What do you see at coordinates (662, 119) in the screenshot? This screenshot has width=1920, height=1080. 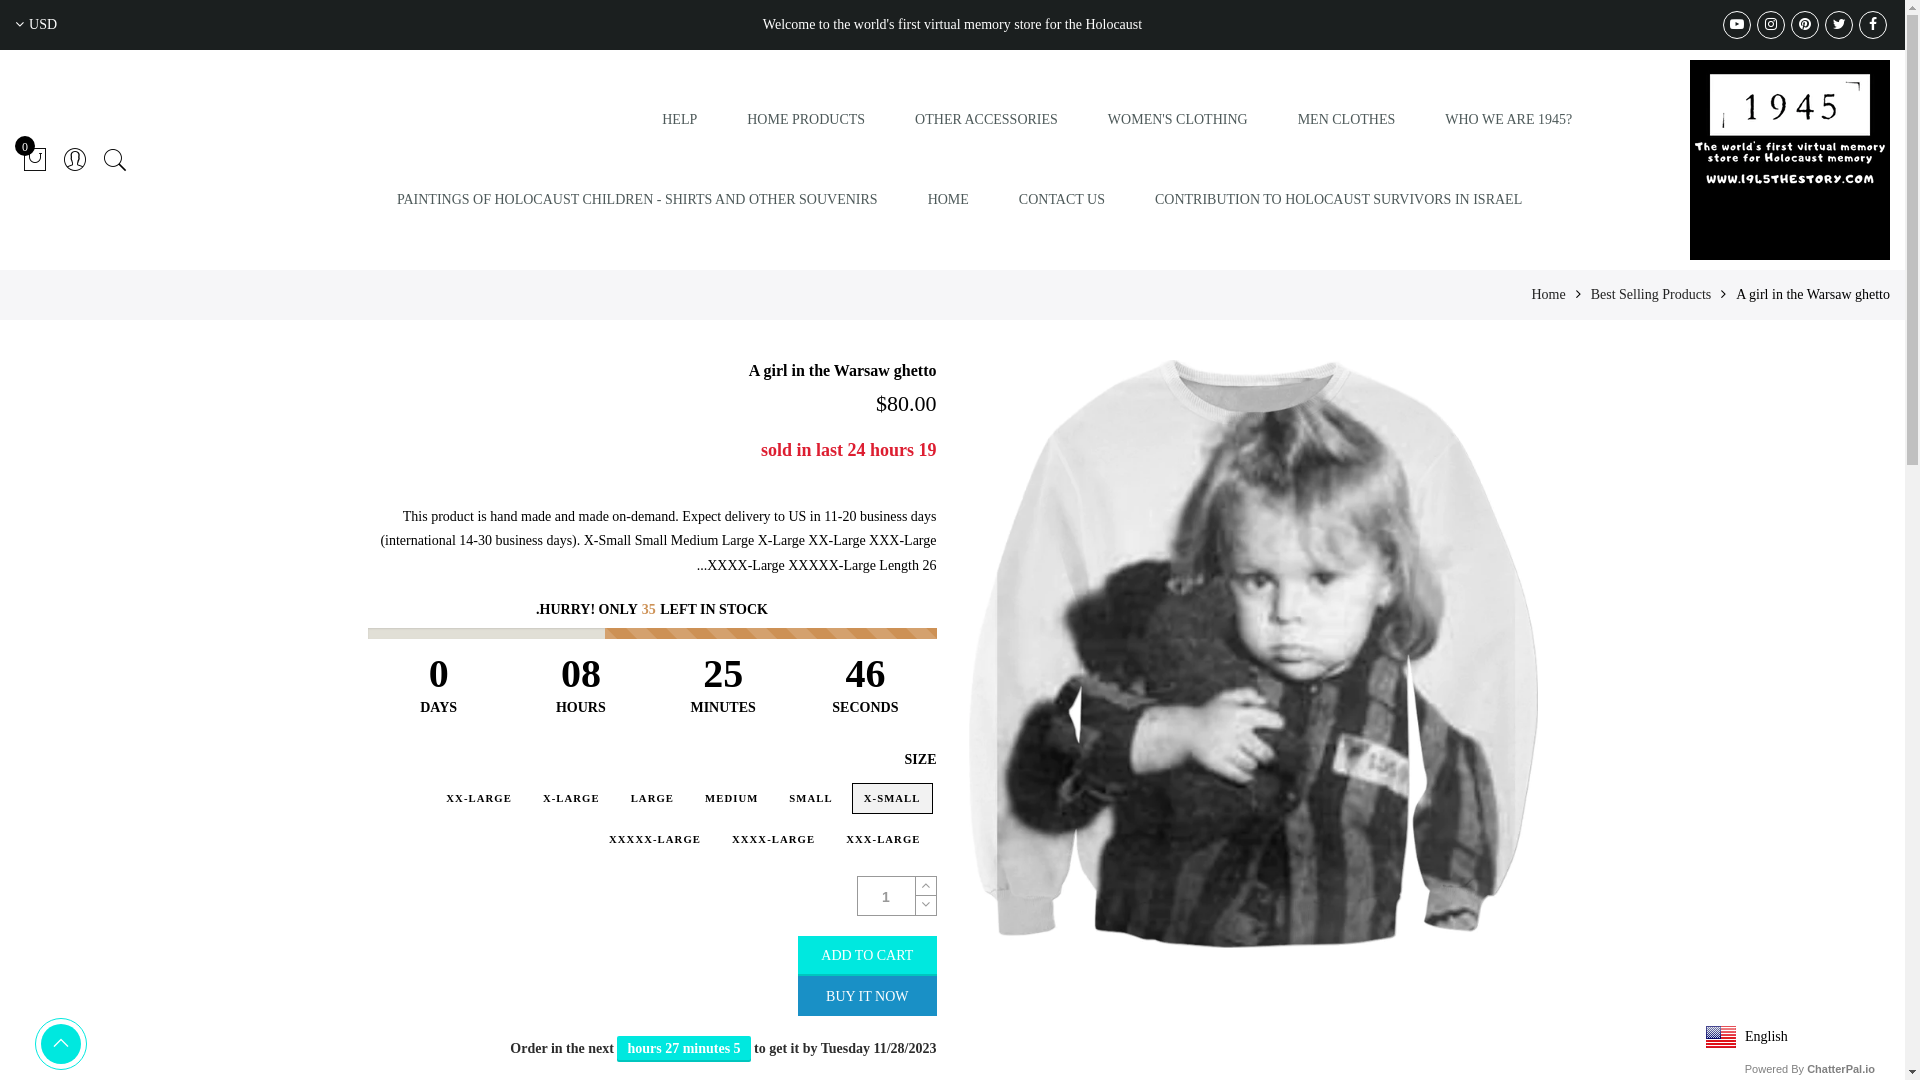 I see `'HELP'` at bounding box center [662, 119].